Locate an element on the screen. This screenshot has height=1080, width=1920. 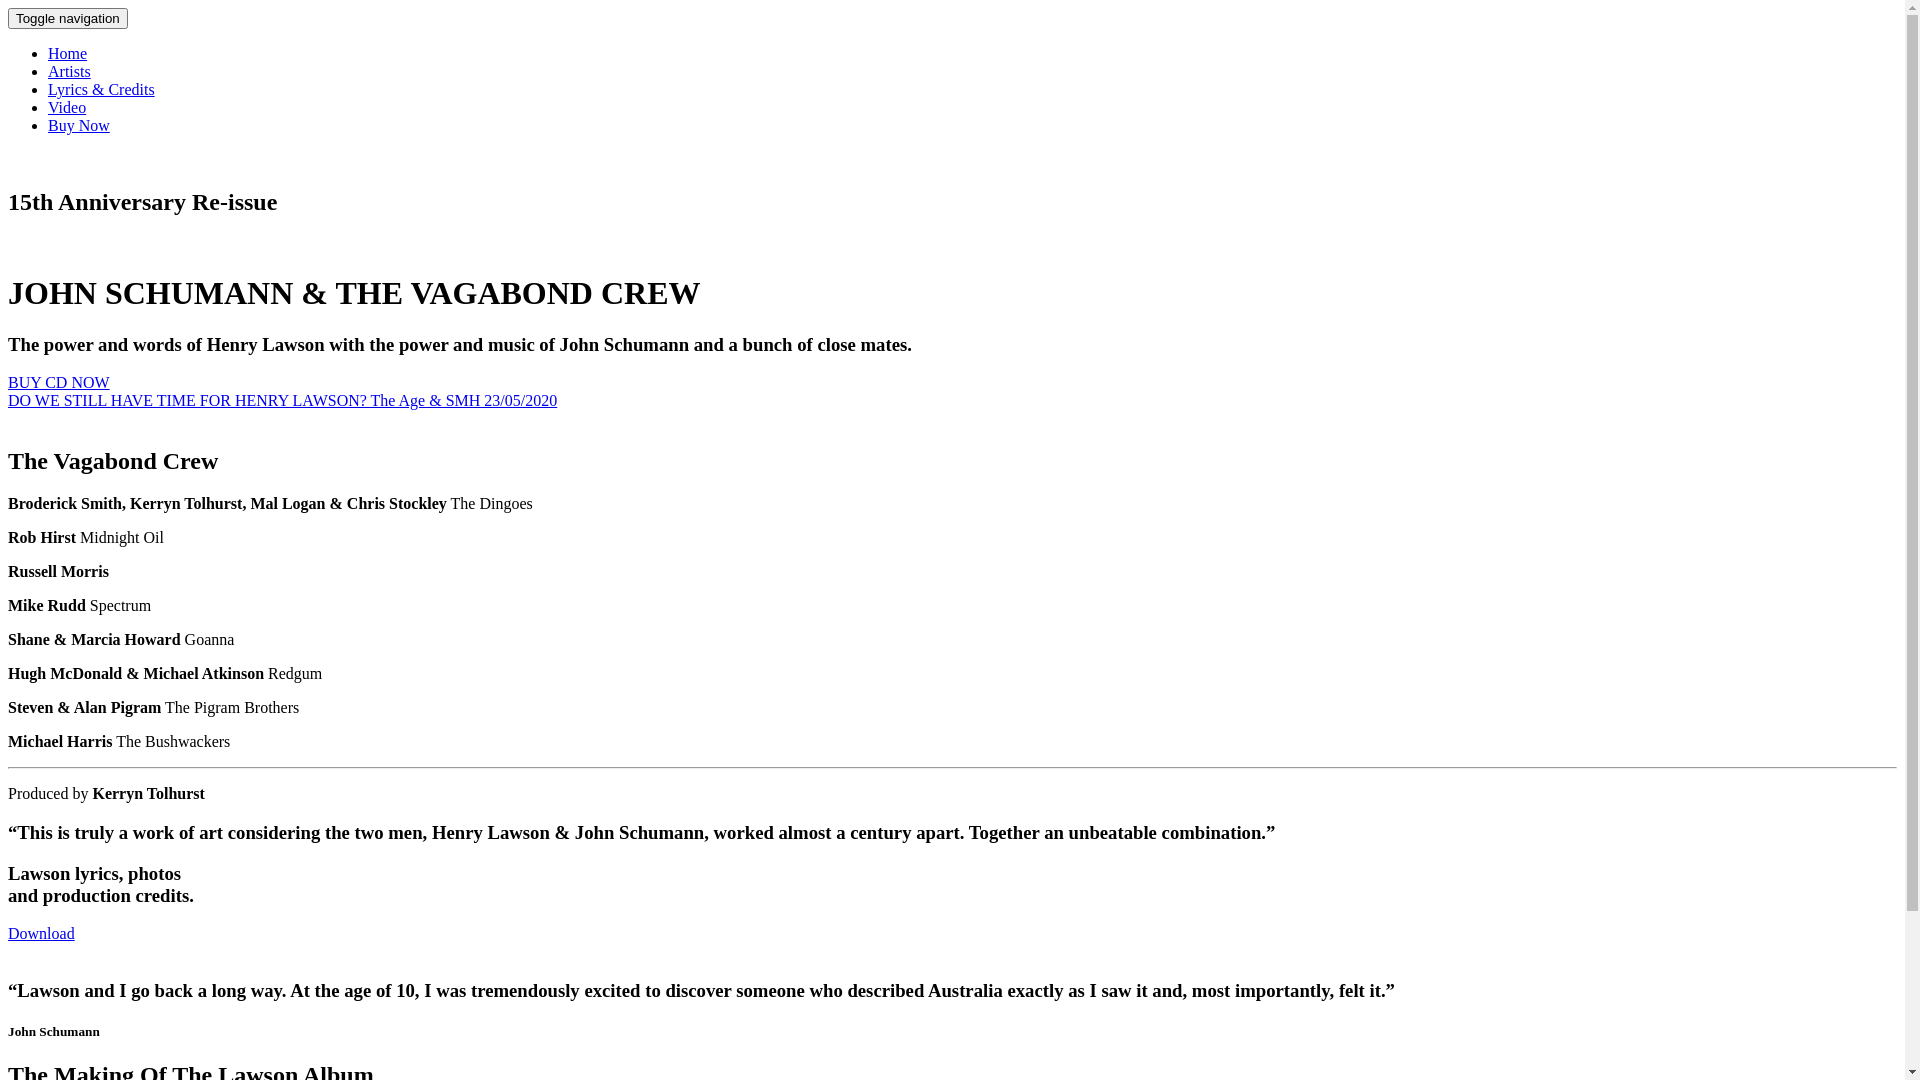
'Download' is located at coordinates (41, 933).